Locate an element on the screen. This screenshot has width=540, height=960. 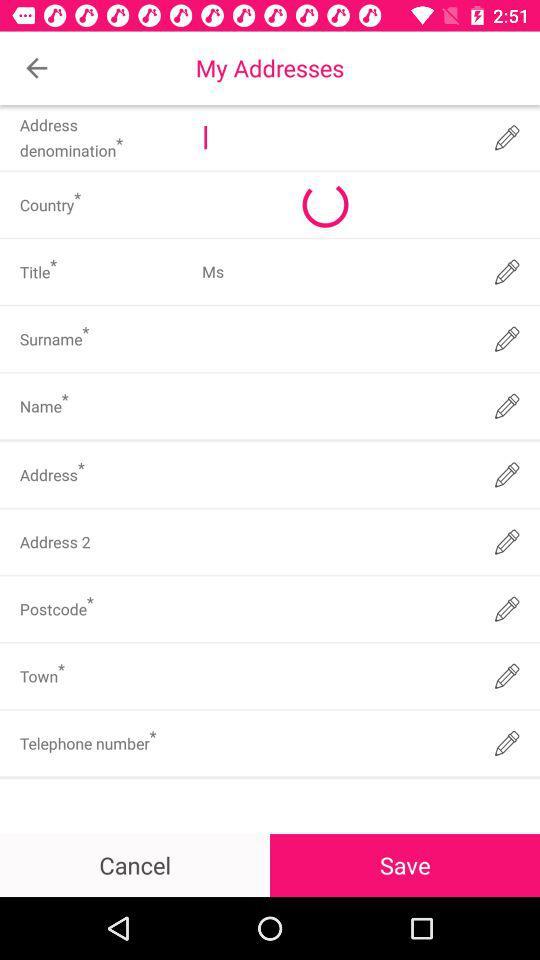
a text field which is after address denomination is located at coordinates (336, 136).